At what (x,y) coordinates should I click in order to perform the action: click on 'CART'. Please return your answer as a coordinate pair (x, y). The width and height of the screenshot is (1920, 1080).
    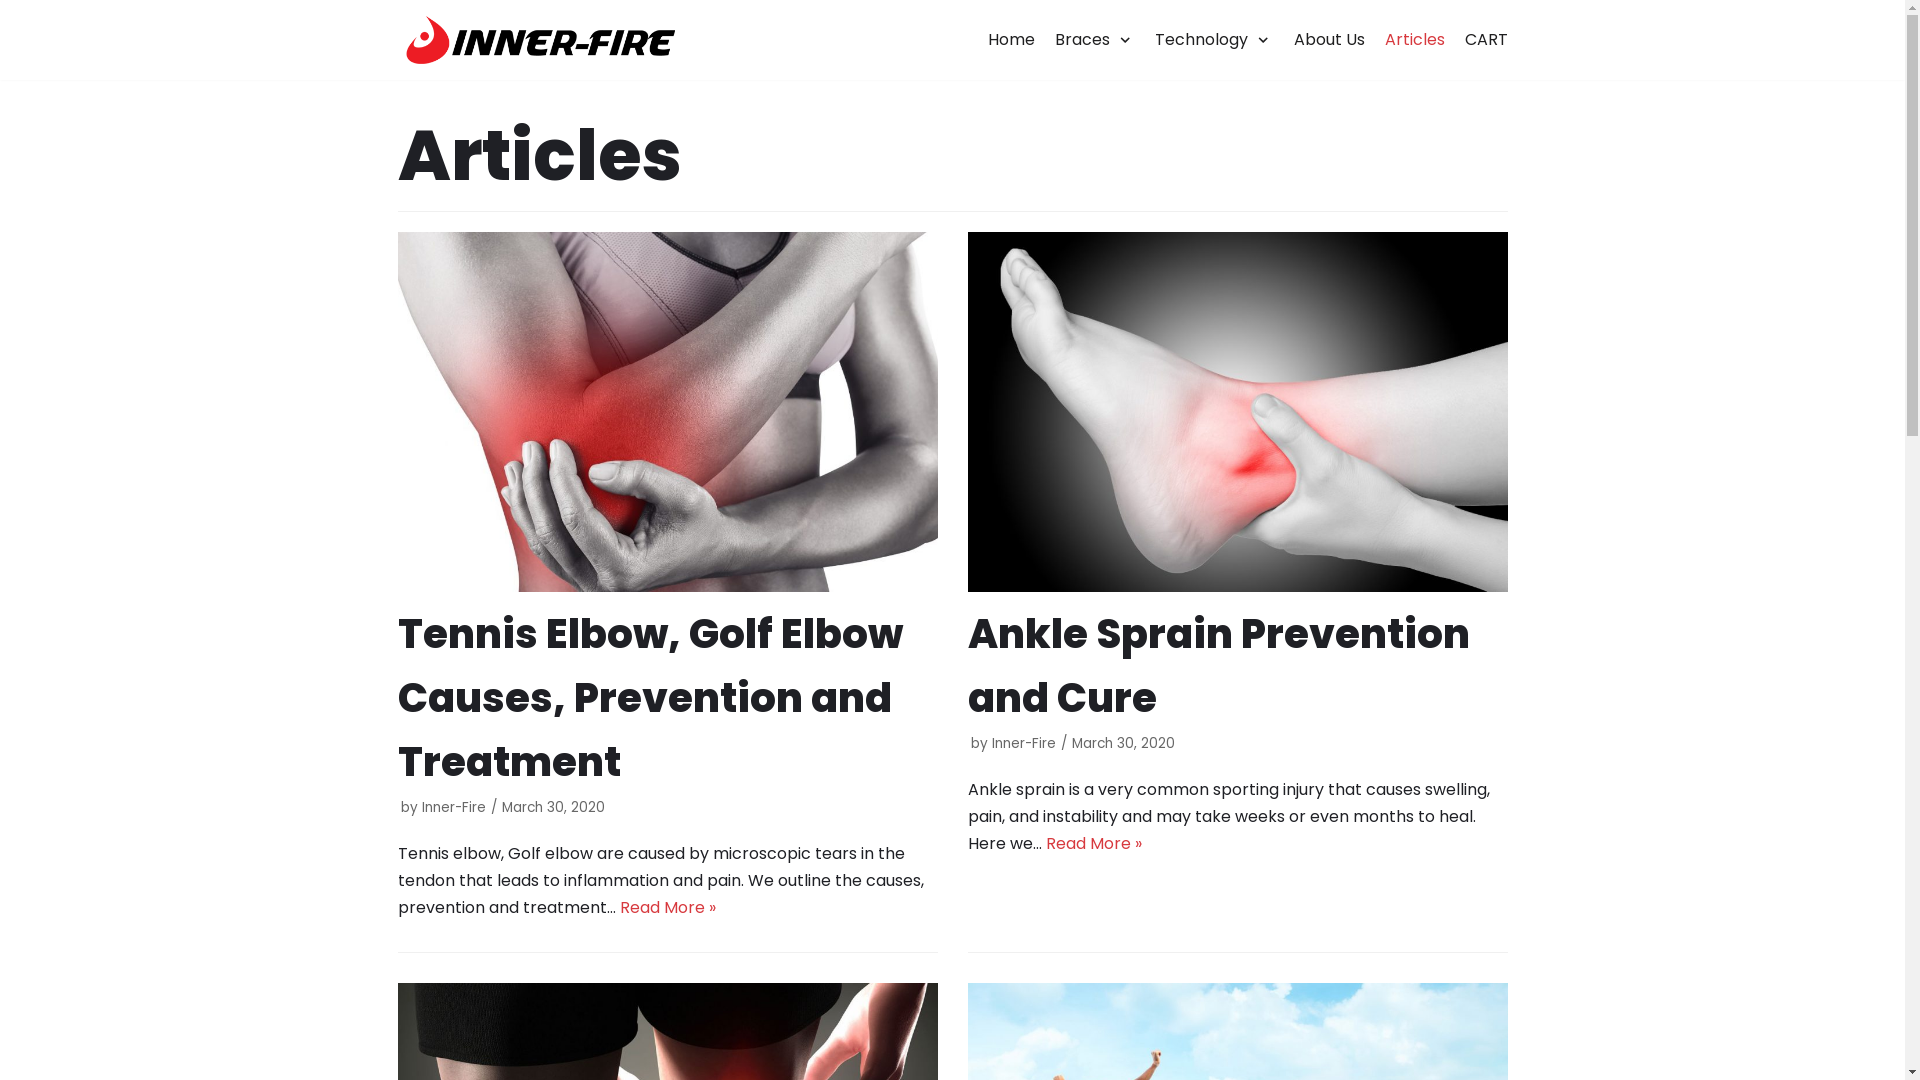
    Looking at the image, I should click on (1464, 40).